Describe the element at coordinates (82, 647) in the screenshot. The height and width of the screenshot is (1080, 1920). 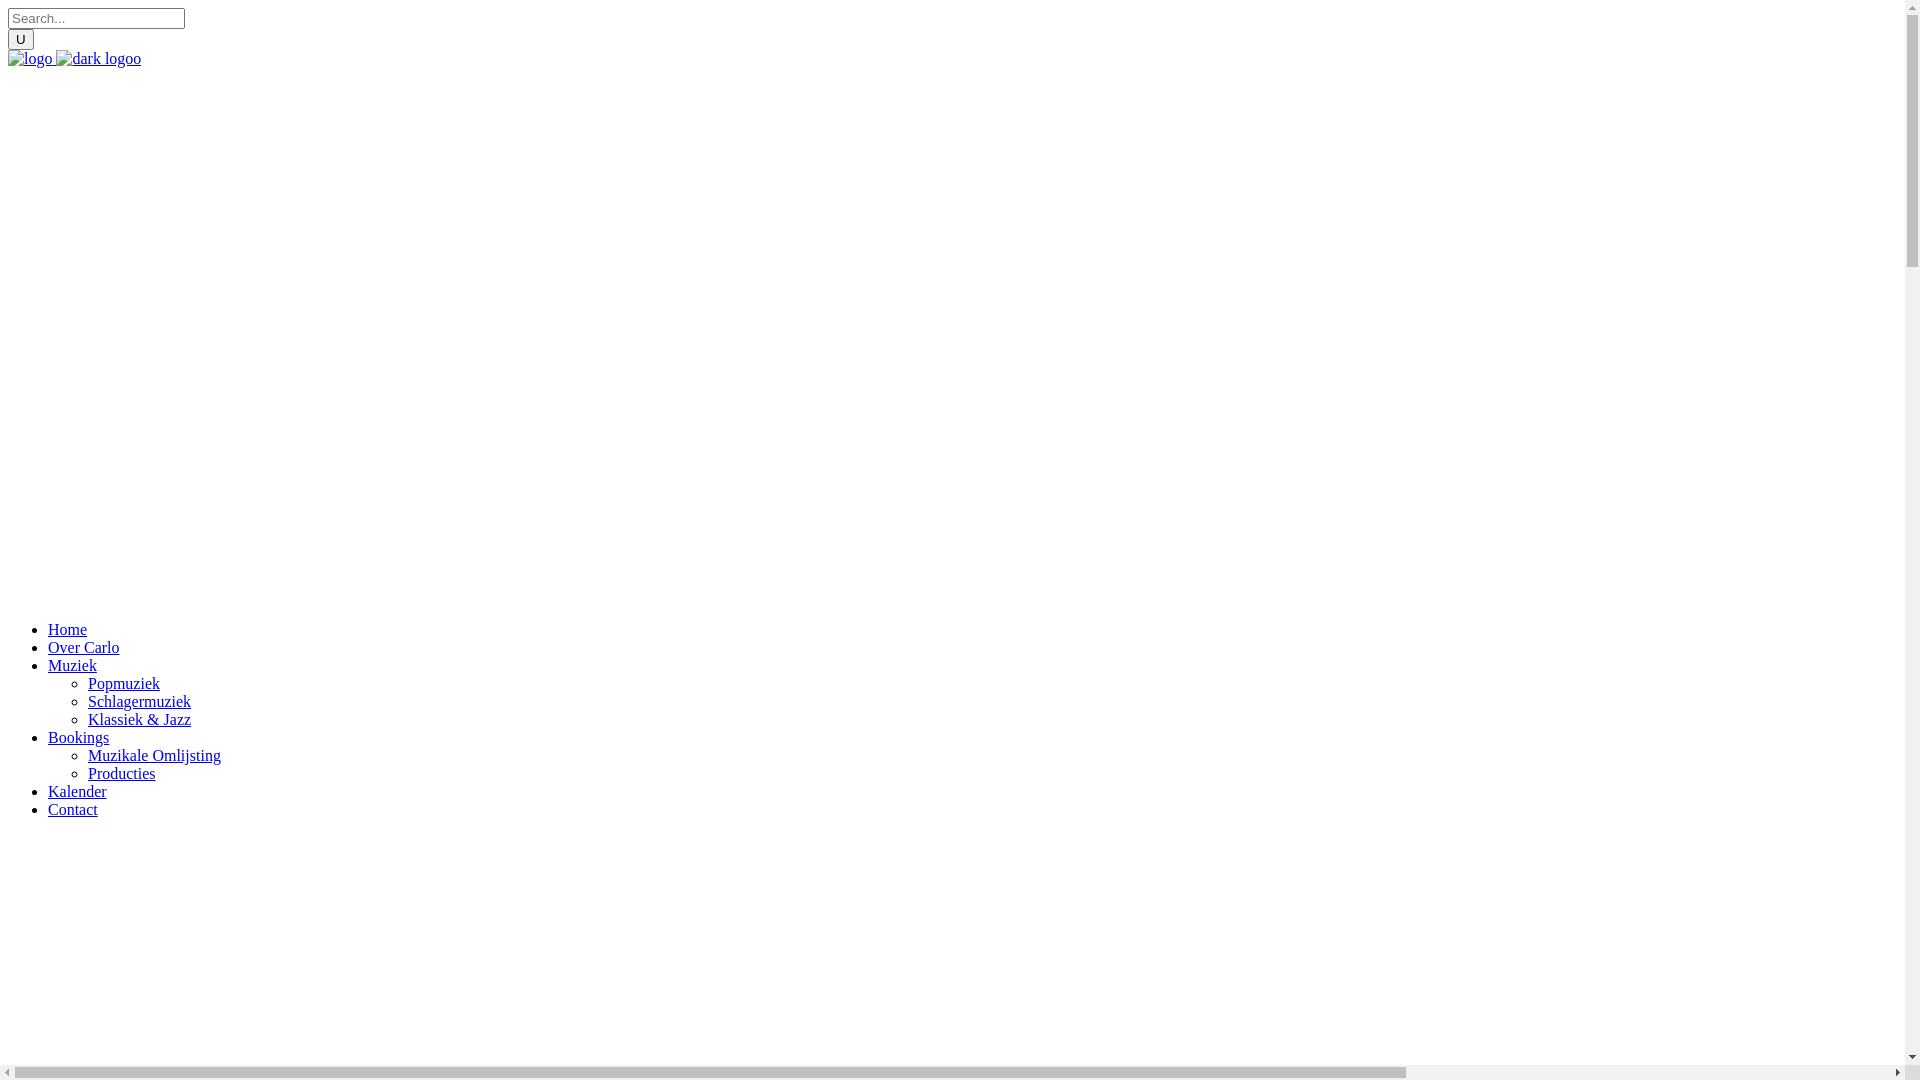
I see `'Over Carlo'` at that location.